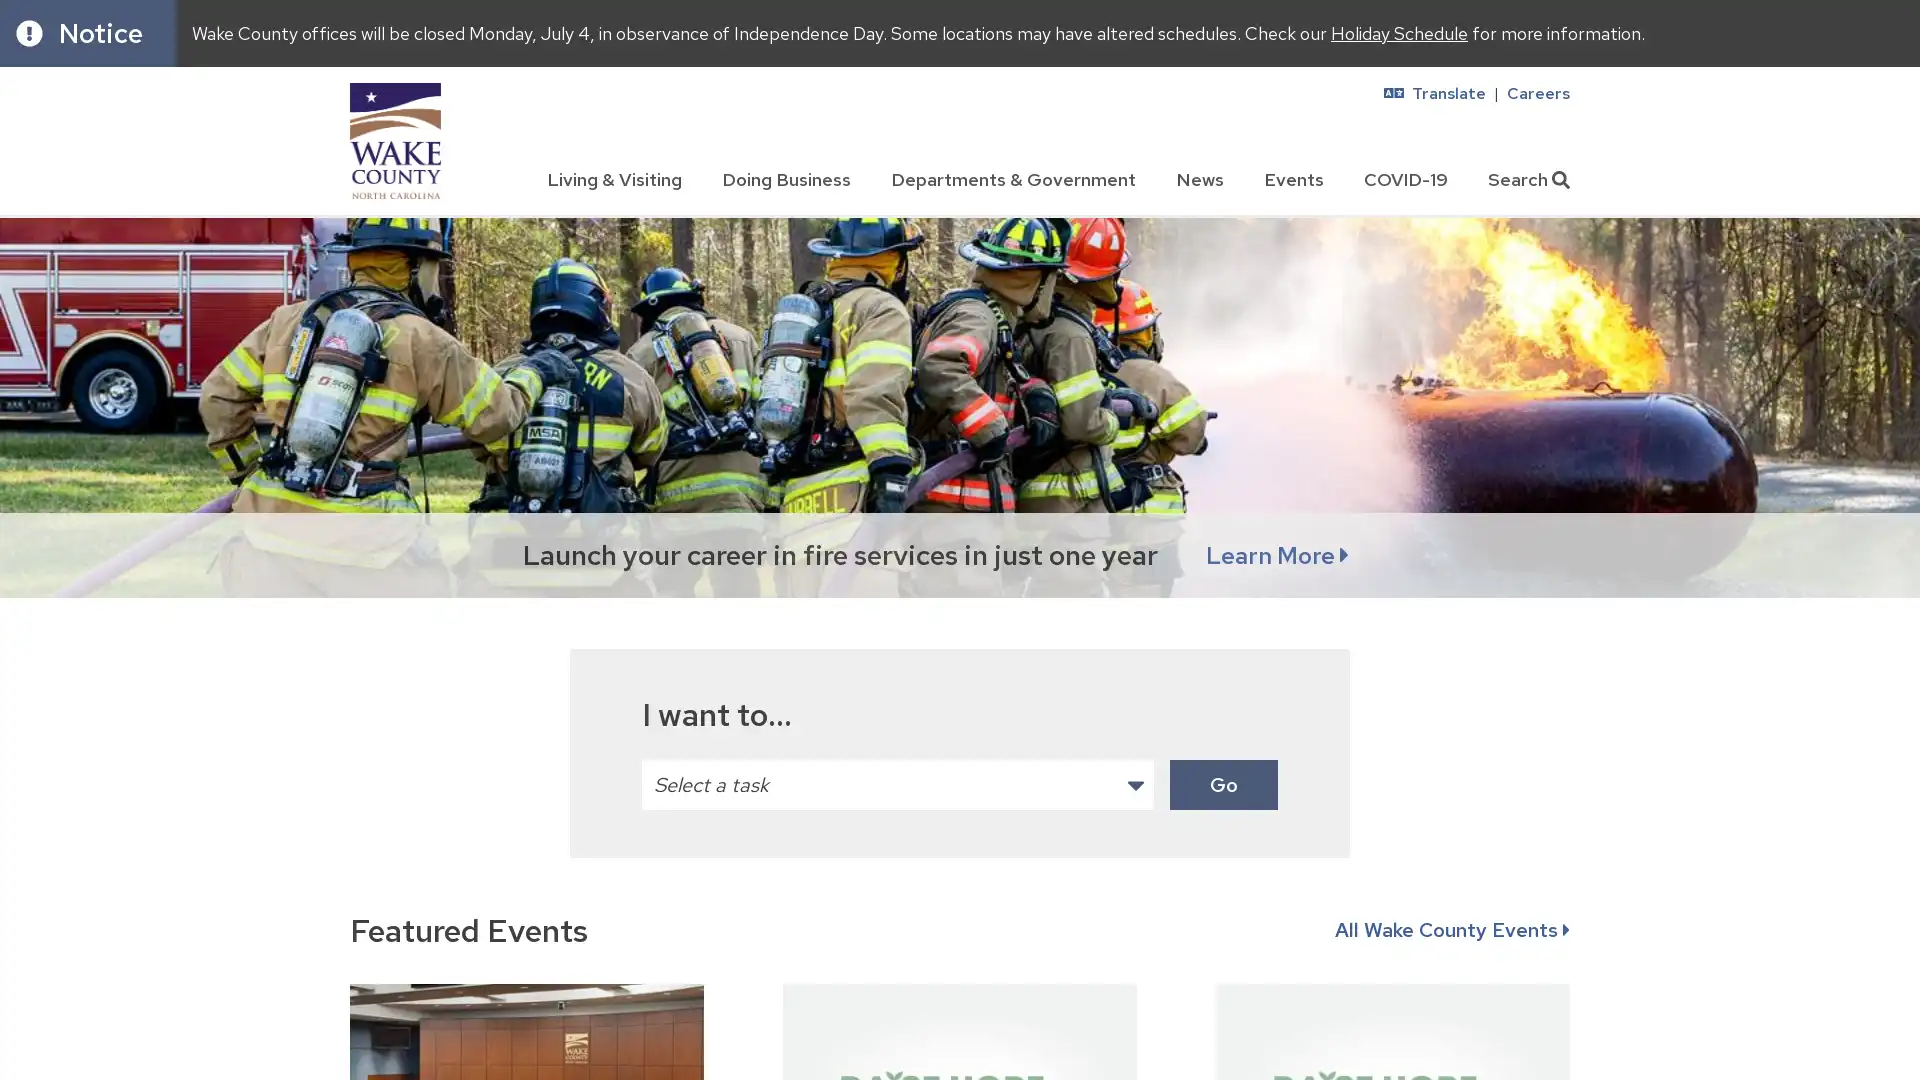 The height and width of the screenshot is (1080, 1920). What do you see at coordinates (1528, 177) in the screenshot?
I see `Search` at bounding box center [1528, 177].